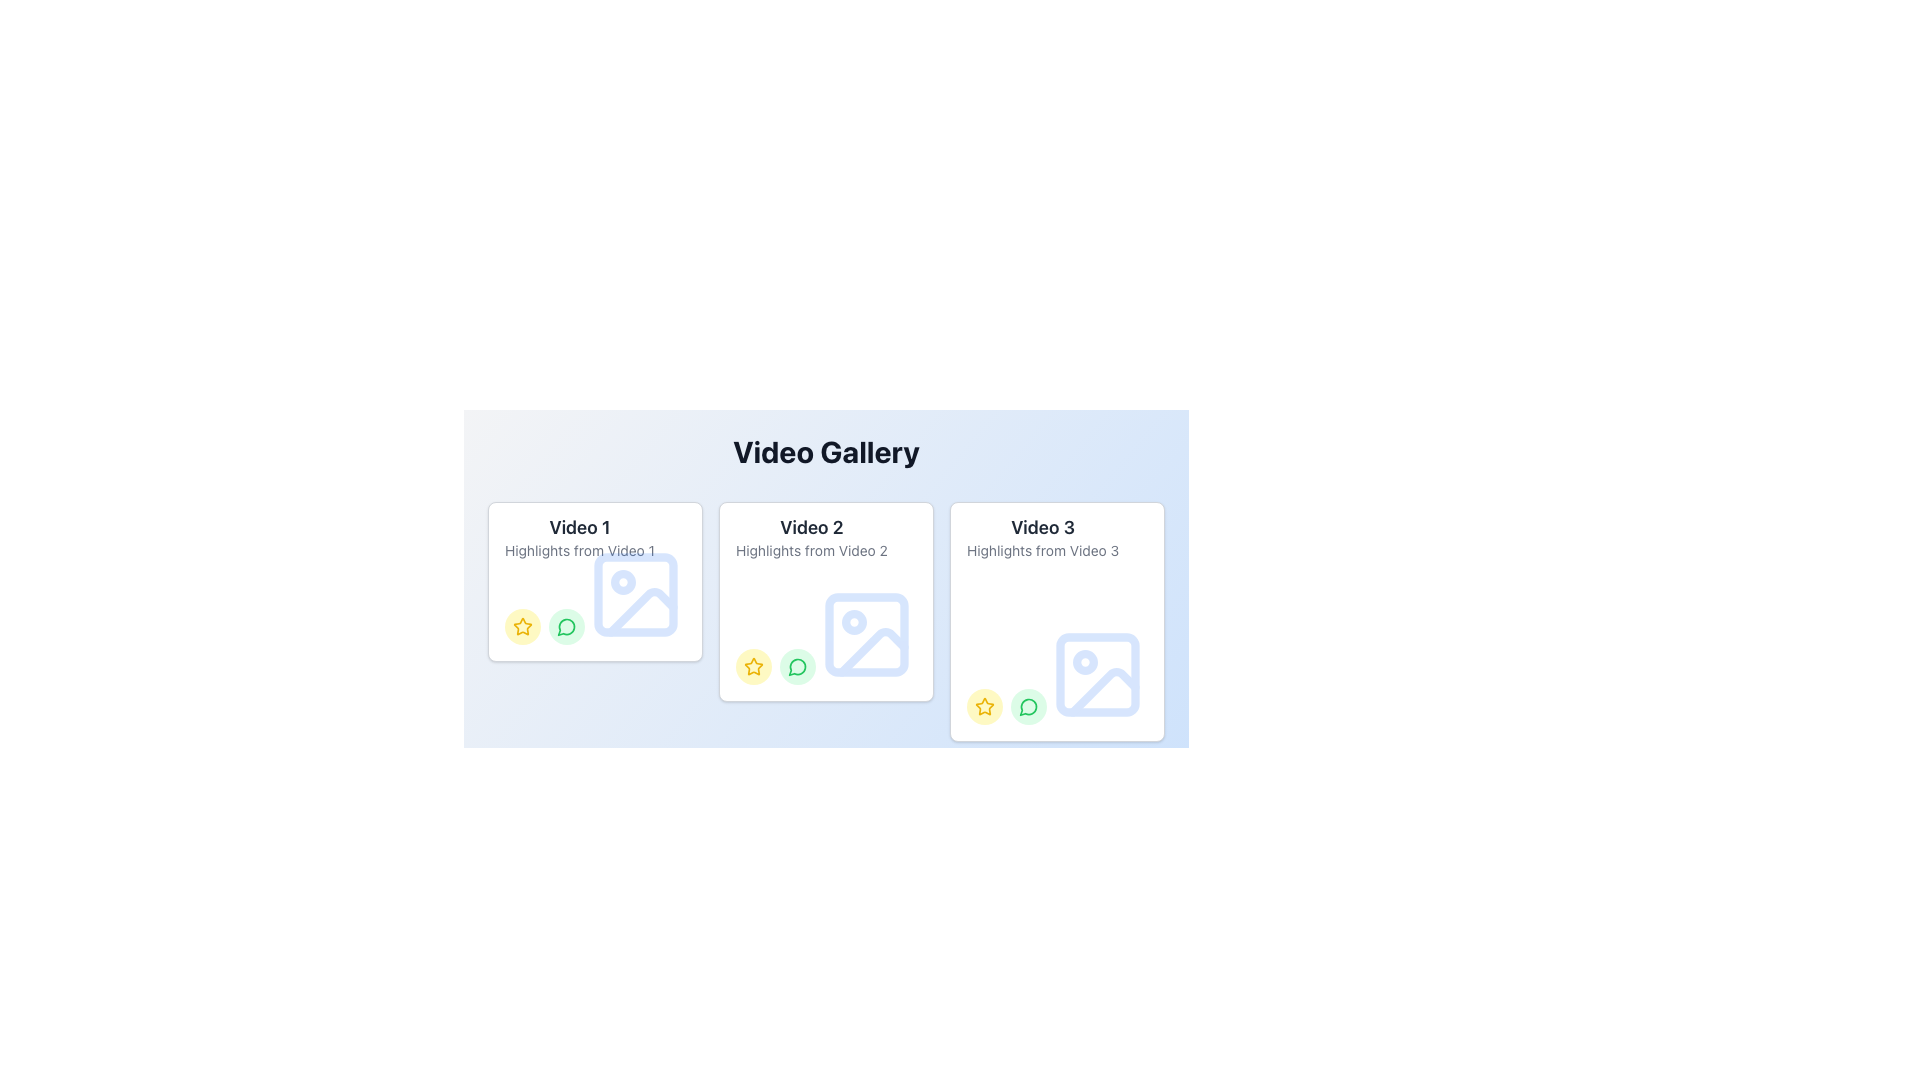 This screenshot has height=1080, width=1920. What do you see at coordinates (796, 922) in the screenshot?
I see `the second interactive button located in the bottom-right corner of the third card to initiate or view comments associated with the item` at bounding box center [796, 922].